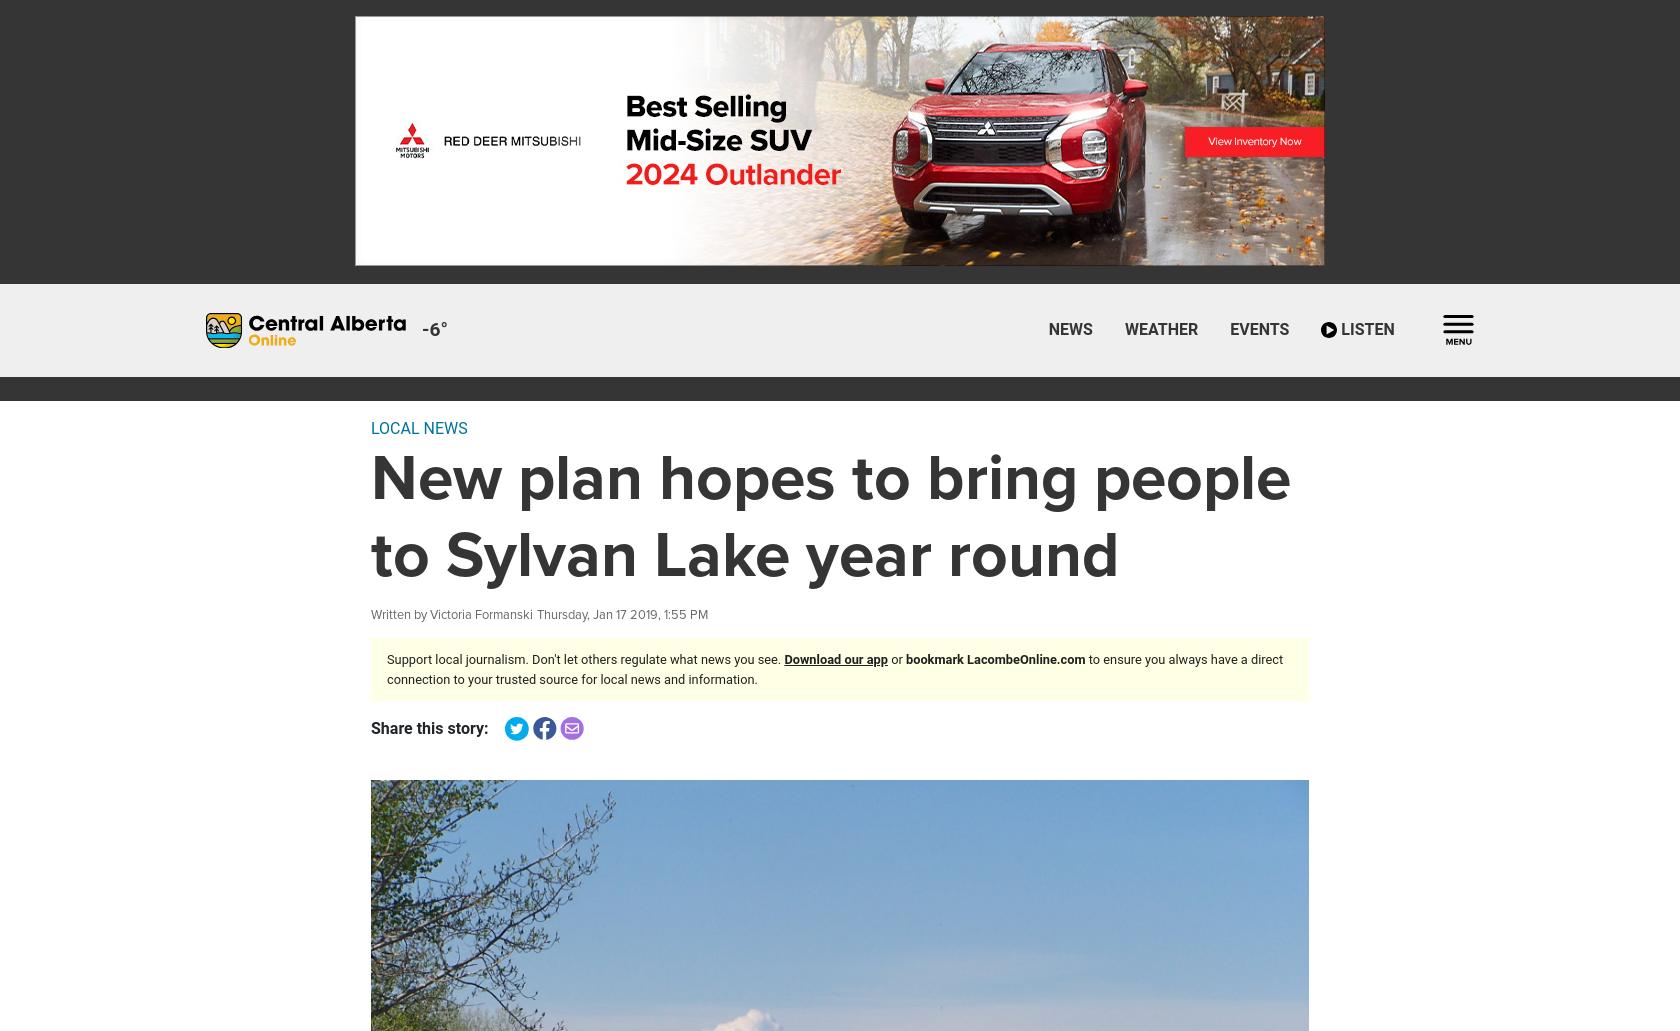 The width and height of the screenshot is (1680, 1031). I want to click on 'Thursday, Jan 17 2019, 1:55 PM', so click(621, 613).